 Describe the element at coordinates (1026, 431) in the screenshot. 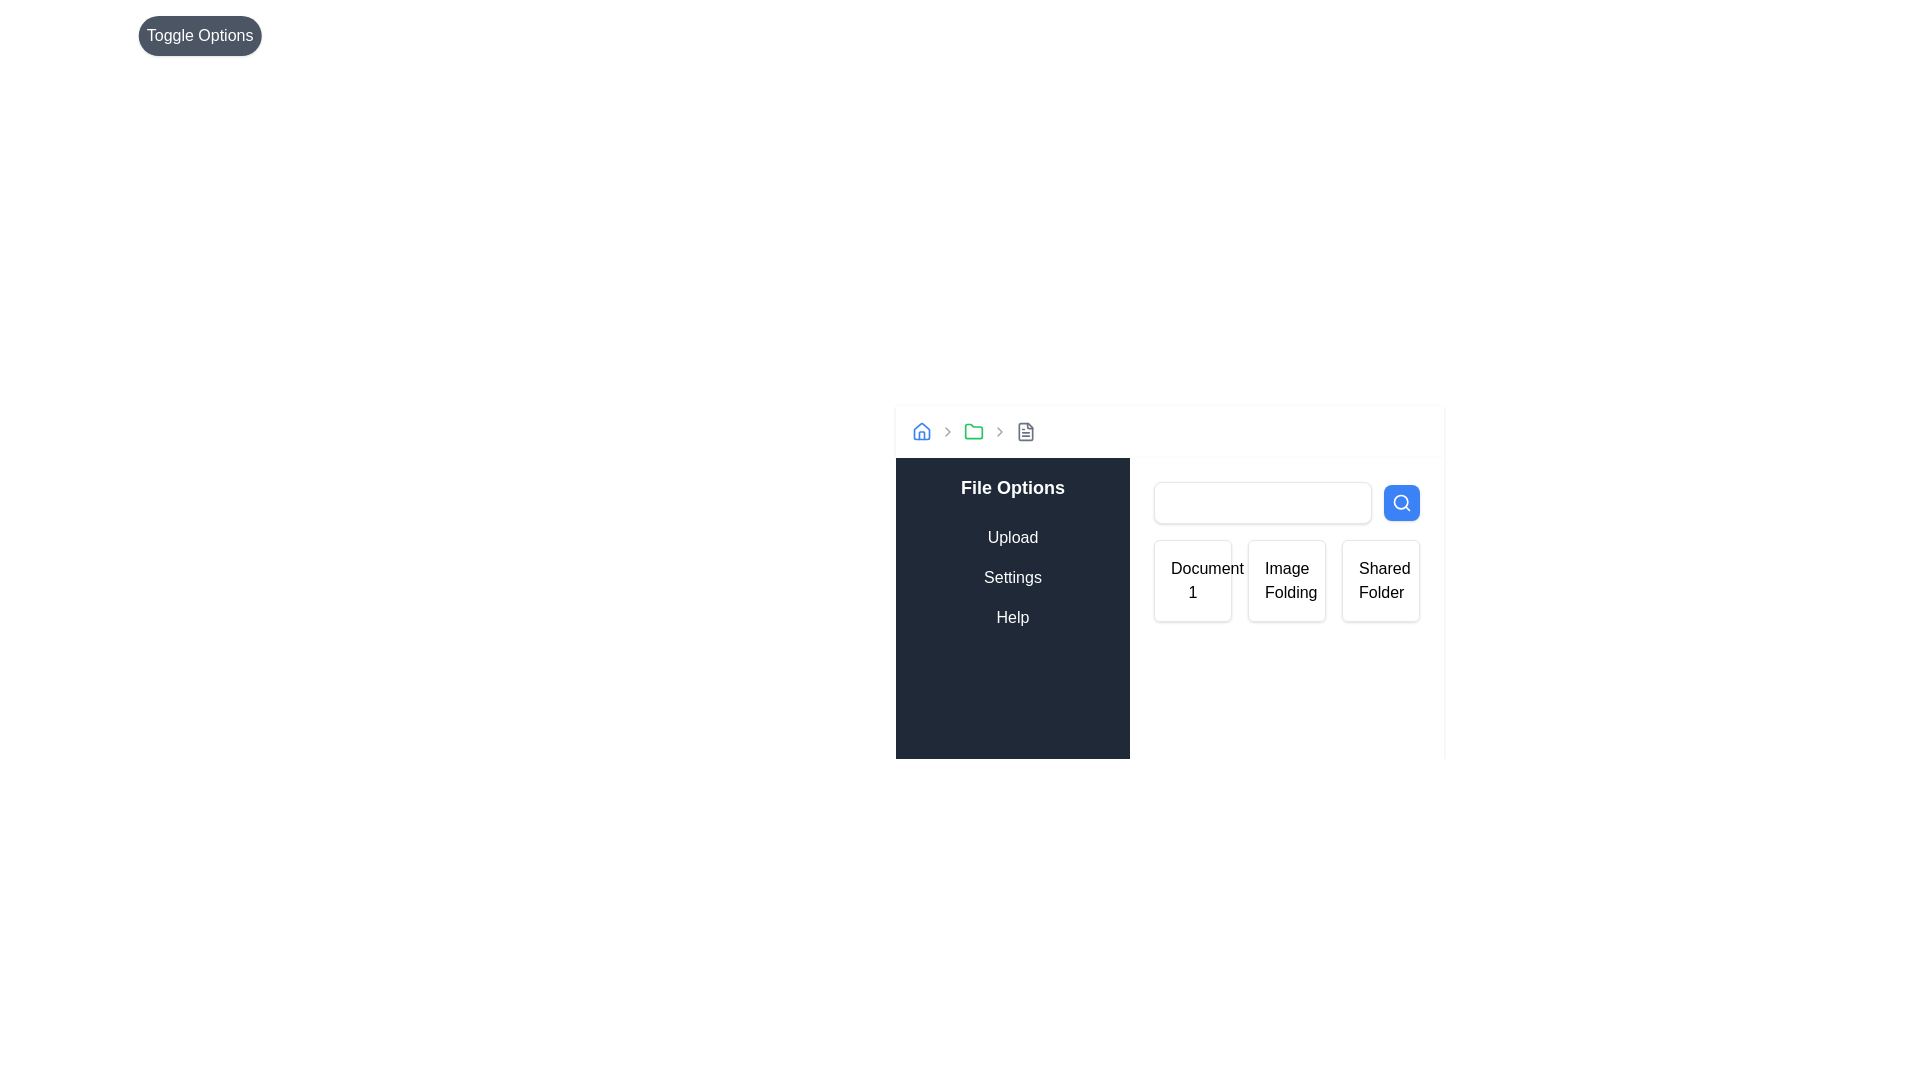

I see `the file icon in the horizontal navigation bar` at that location.